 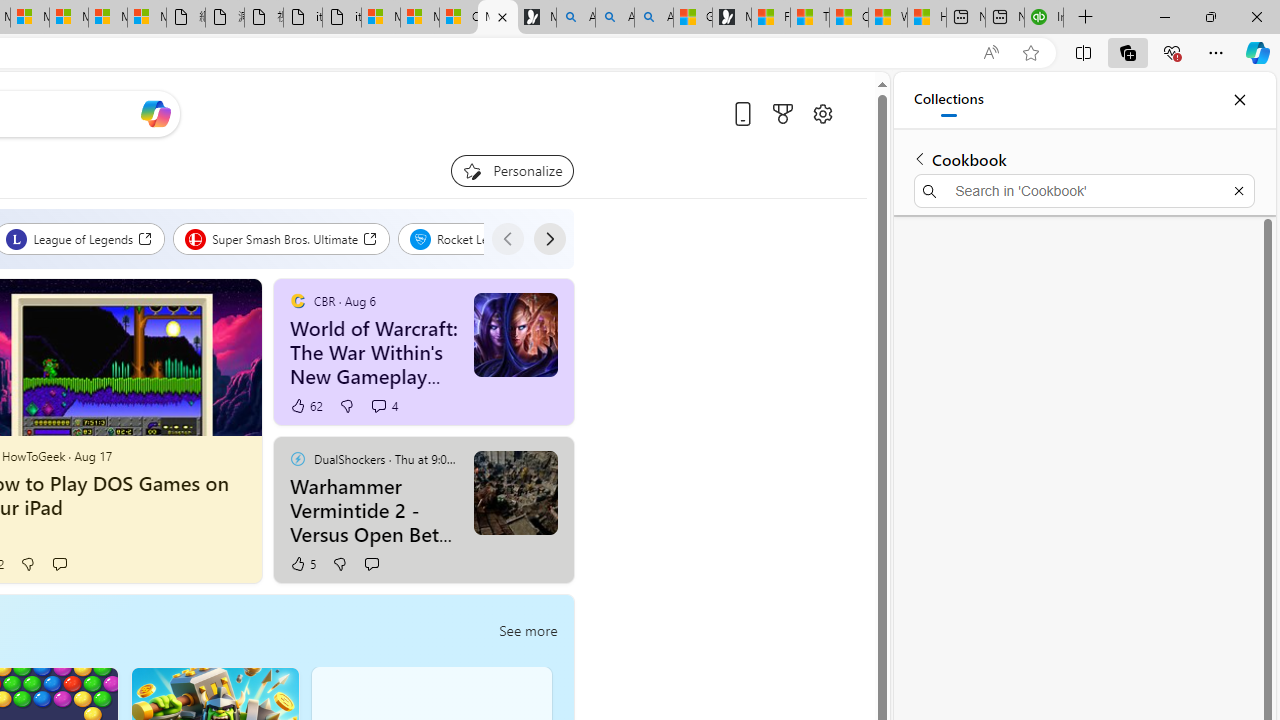 I want to click on '5 Like', so click(x=301, y=564).